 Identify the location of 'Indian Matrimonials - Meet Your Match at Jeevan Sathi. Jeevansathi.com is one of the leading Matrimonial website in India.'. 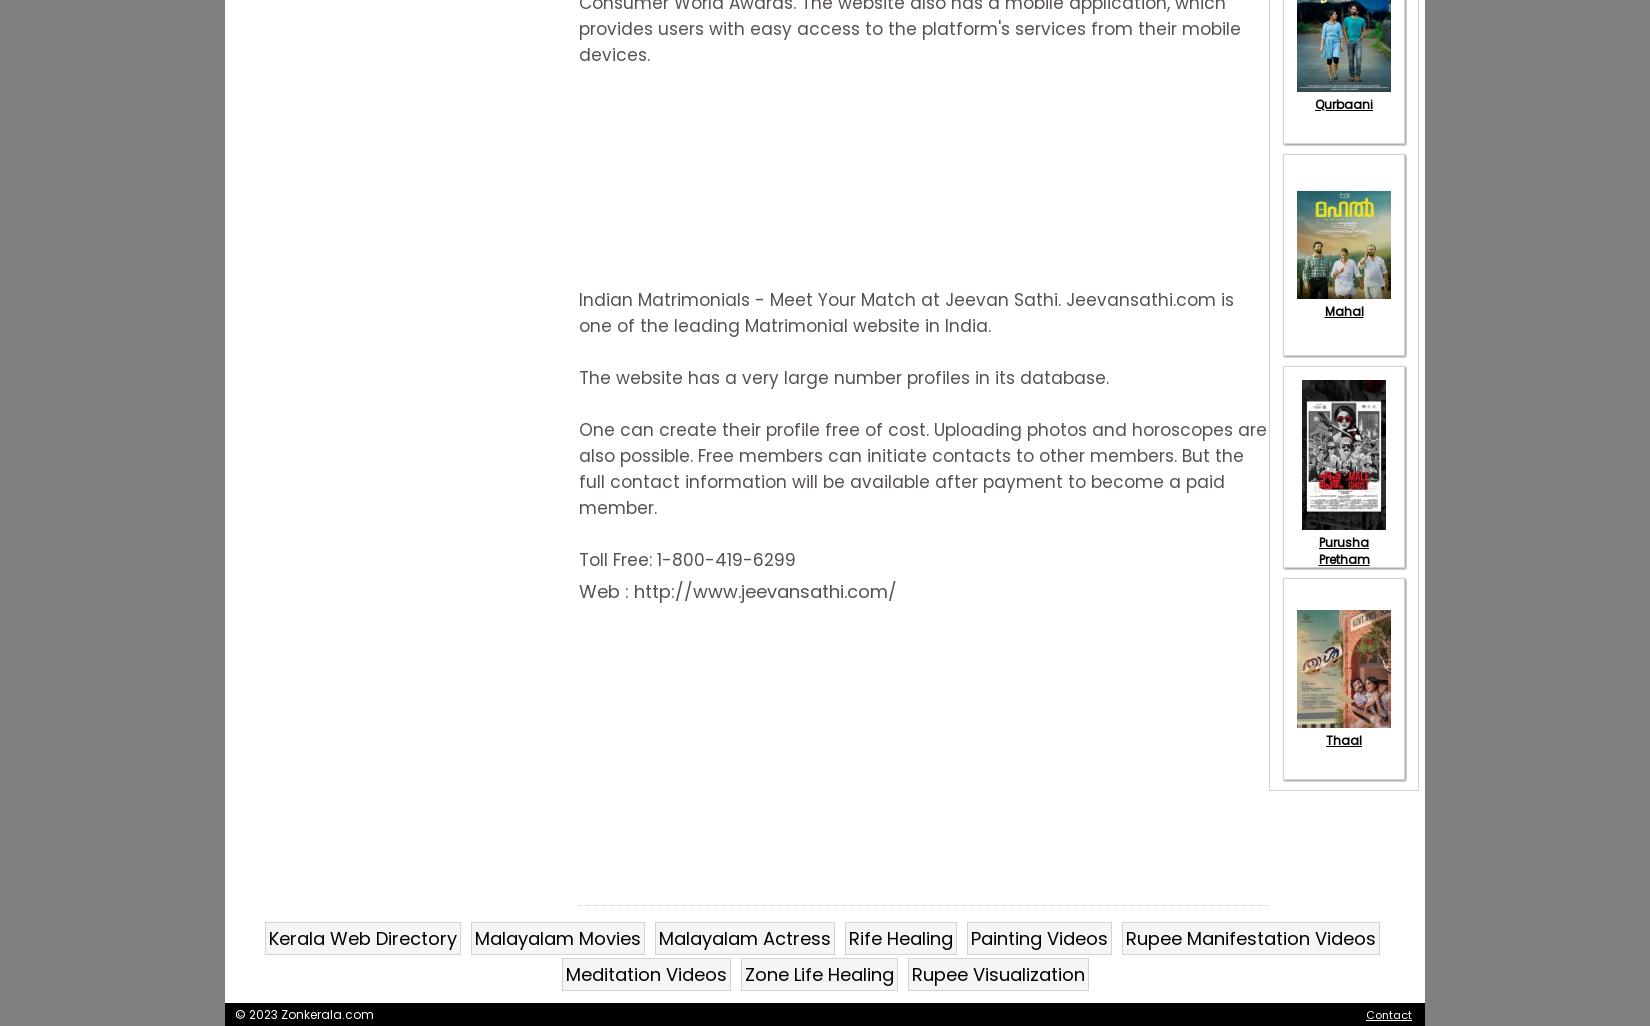
(577, 313).